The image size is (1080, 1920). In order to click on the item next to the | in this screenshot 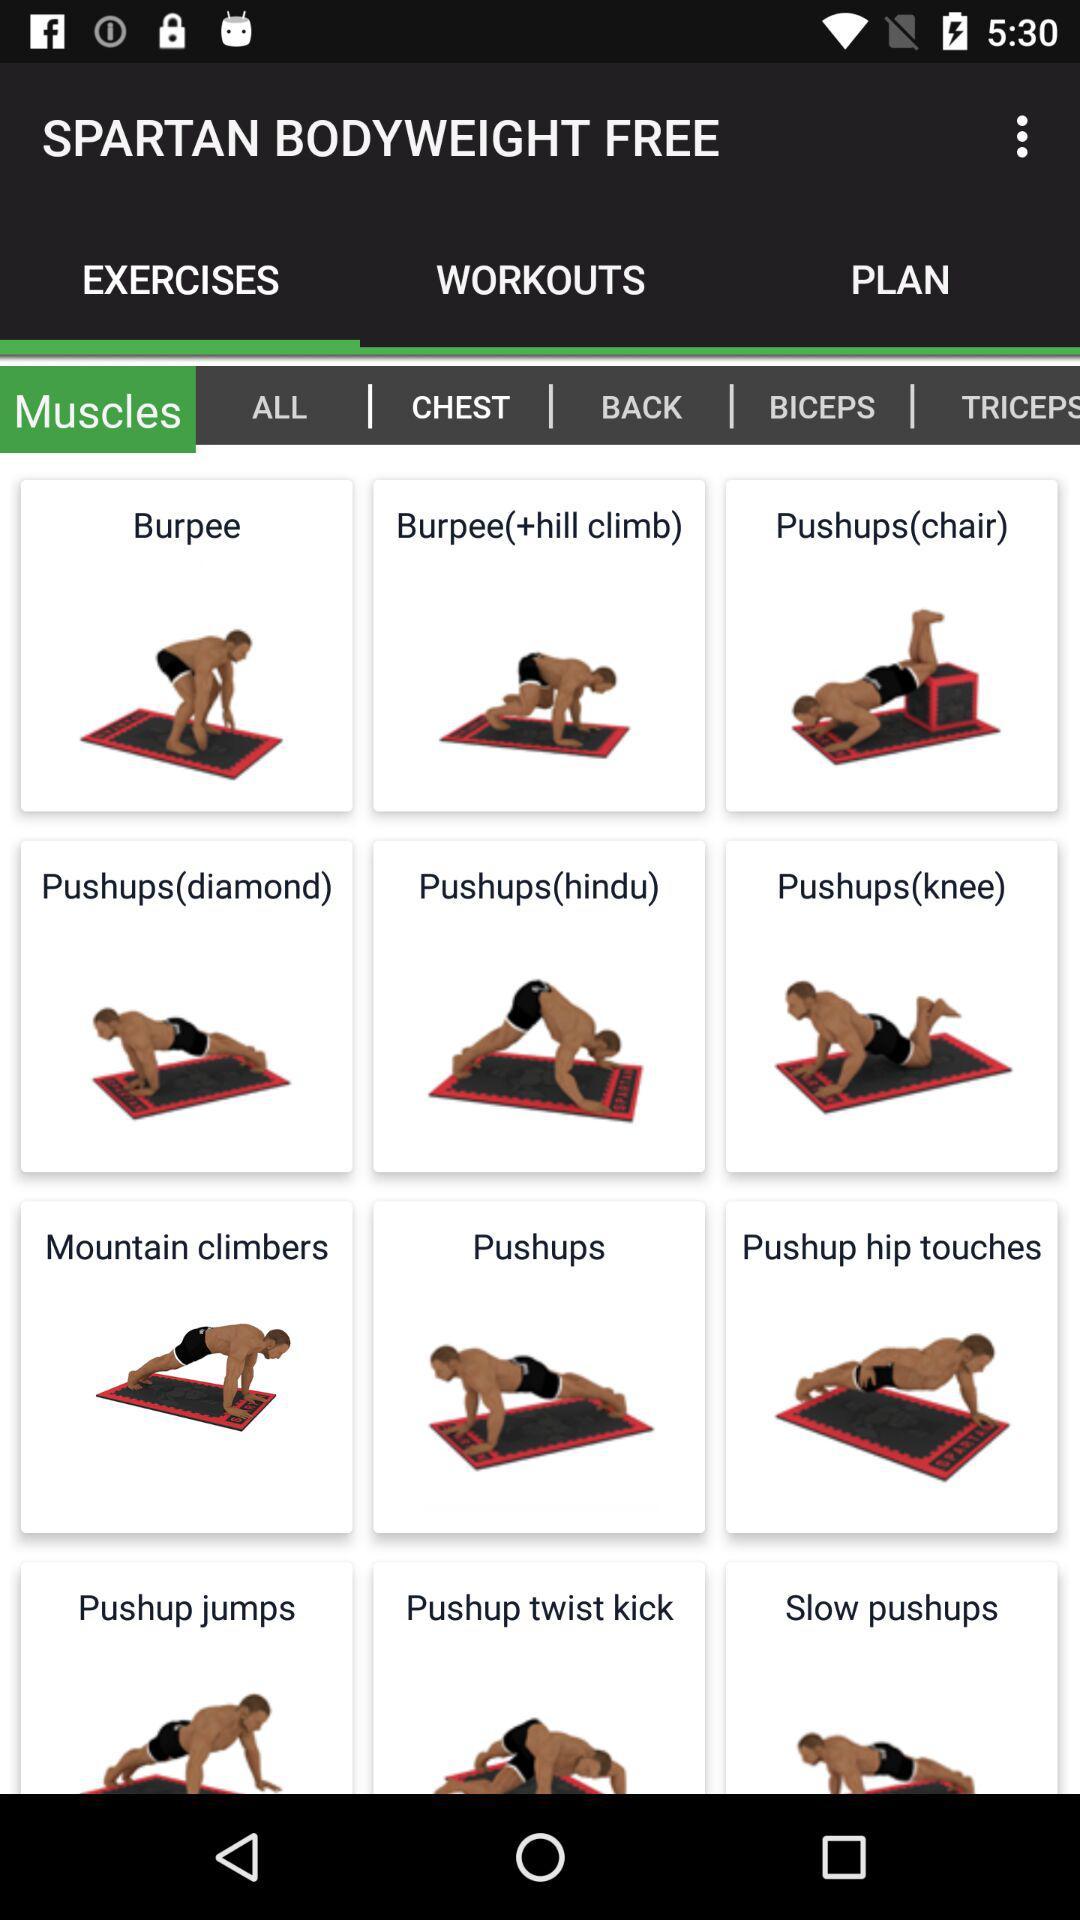, I will do `click(641, 404)`.